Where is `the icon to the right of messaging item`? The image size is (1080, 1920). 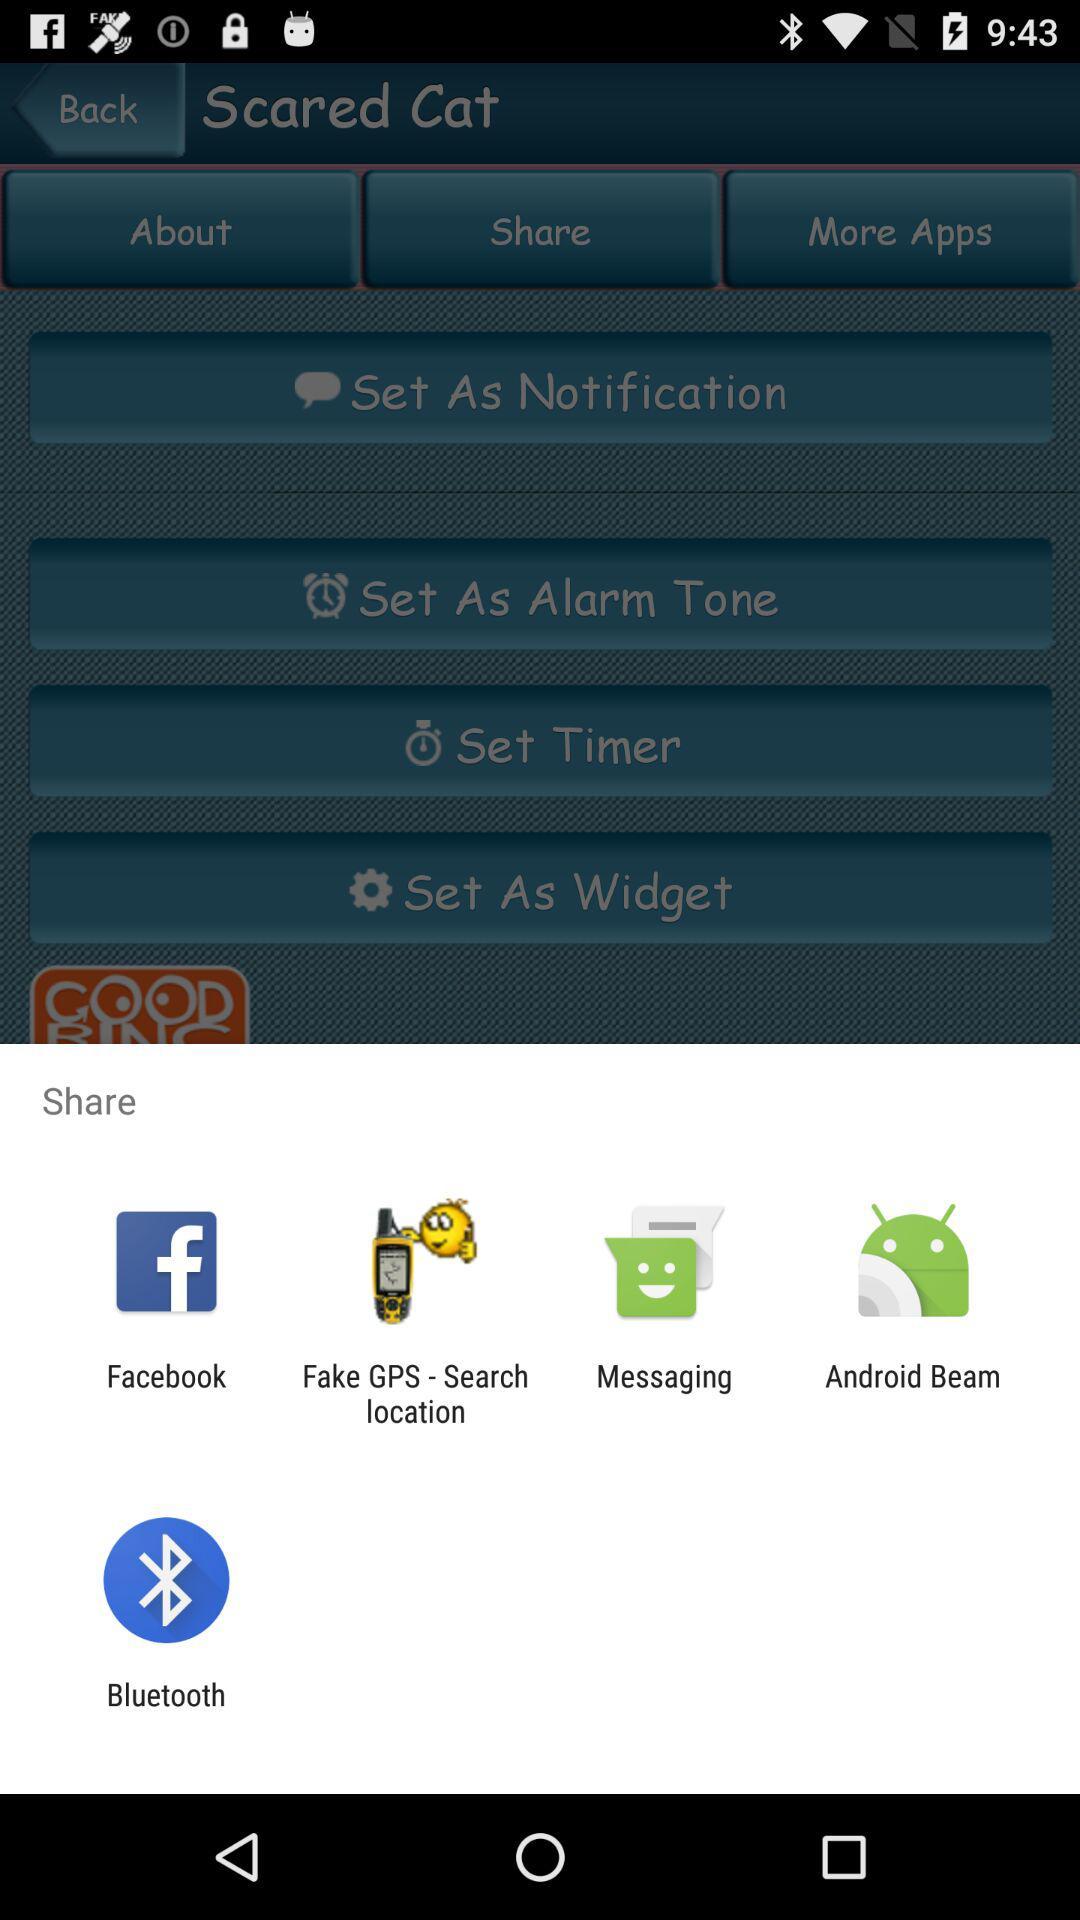 the icon to the right of messaging item is located at coordinates (913, 1392).